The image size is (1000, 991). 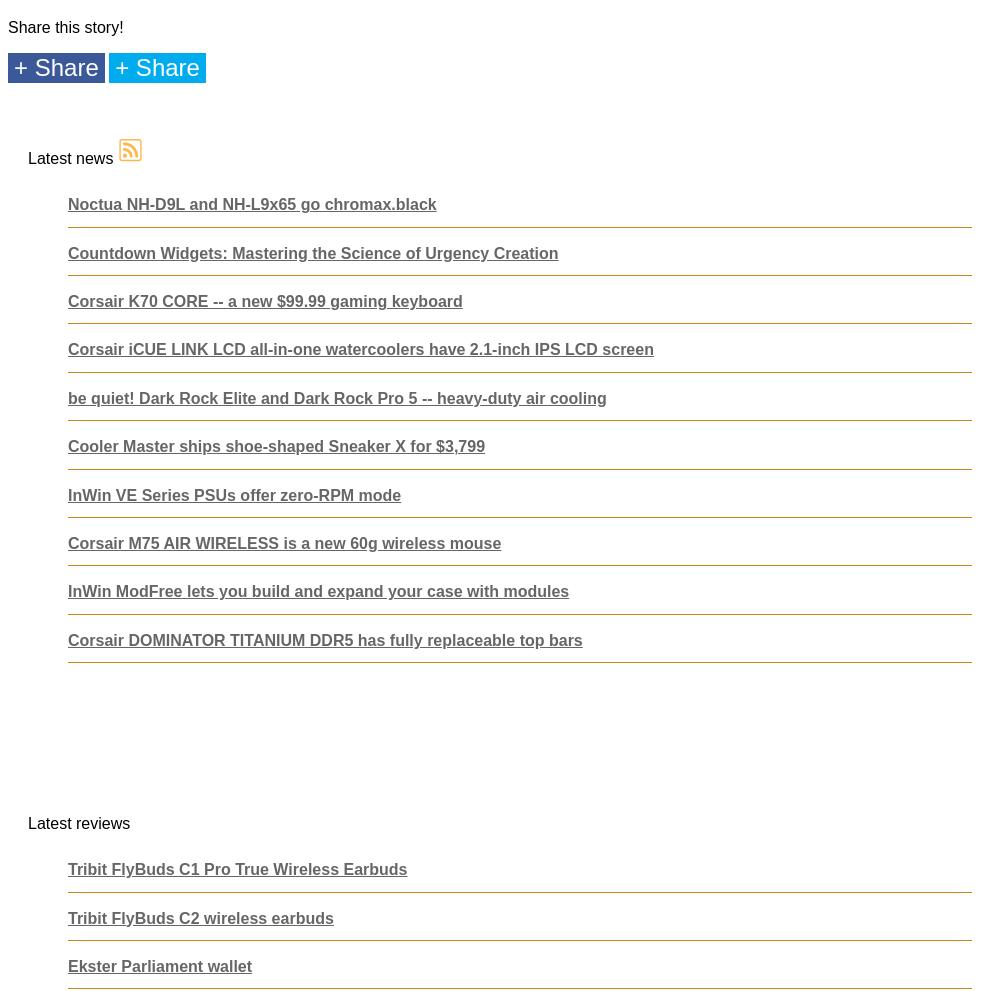 What do you see at coordinates (67, 591) in the screenshot?
I see `'InWin ModFree lets you build and expand your case with modules'` at bounding box center [67, 591].